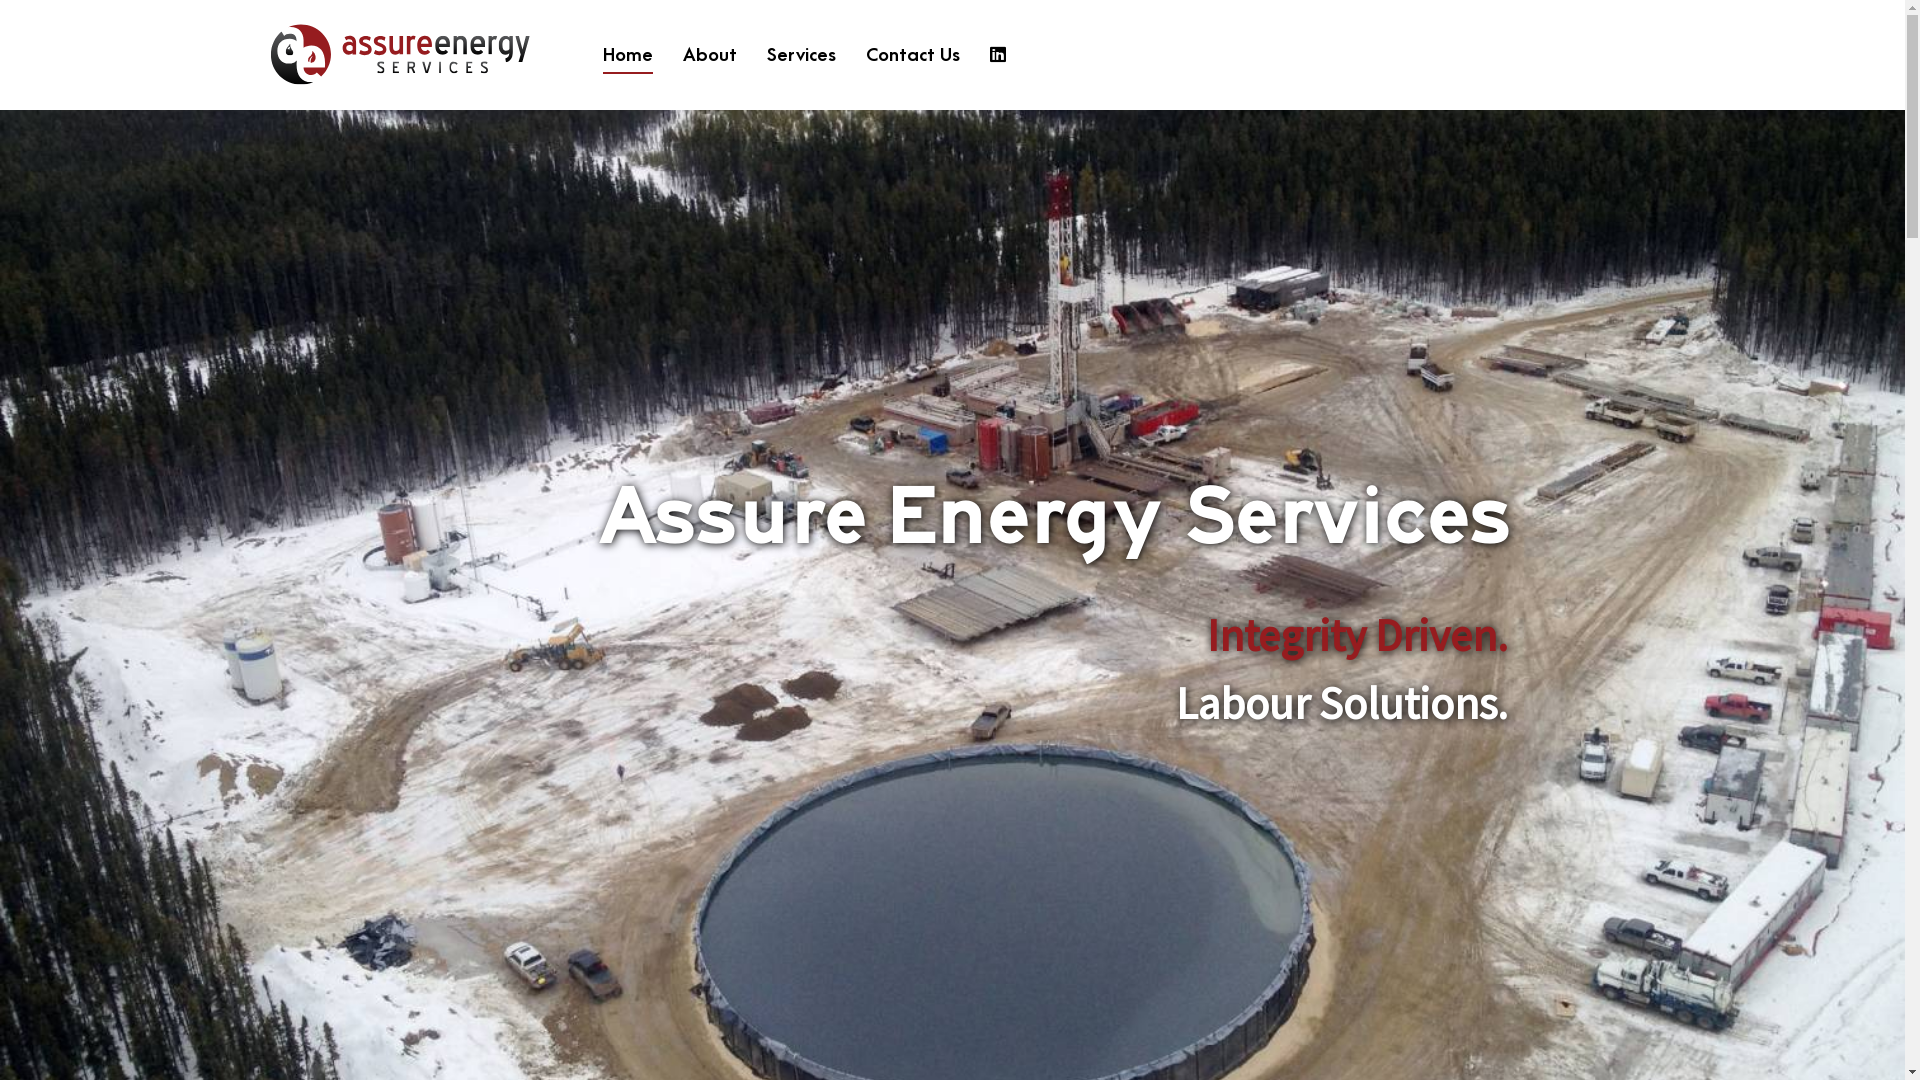  What do you see at coordinates (911, 54) in the screenshot?
I see `'Contact Us'` at bounding box center [911, 54].